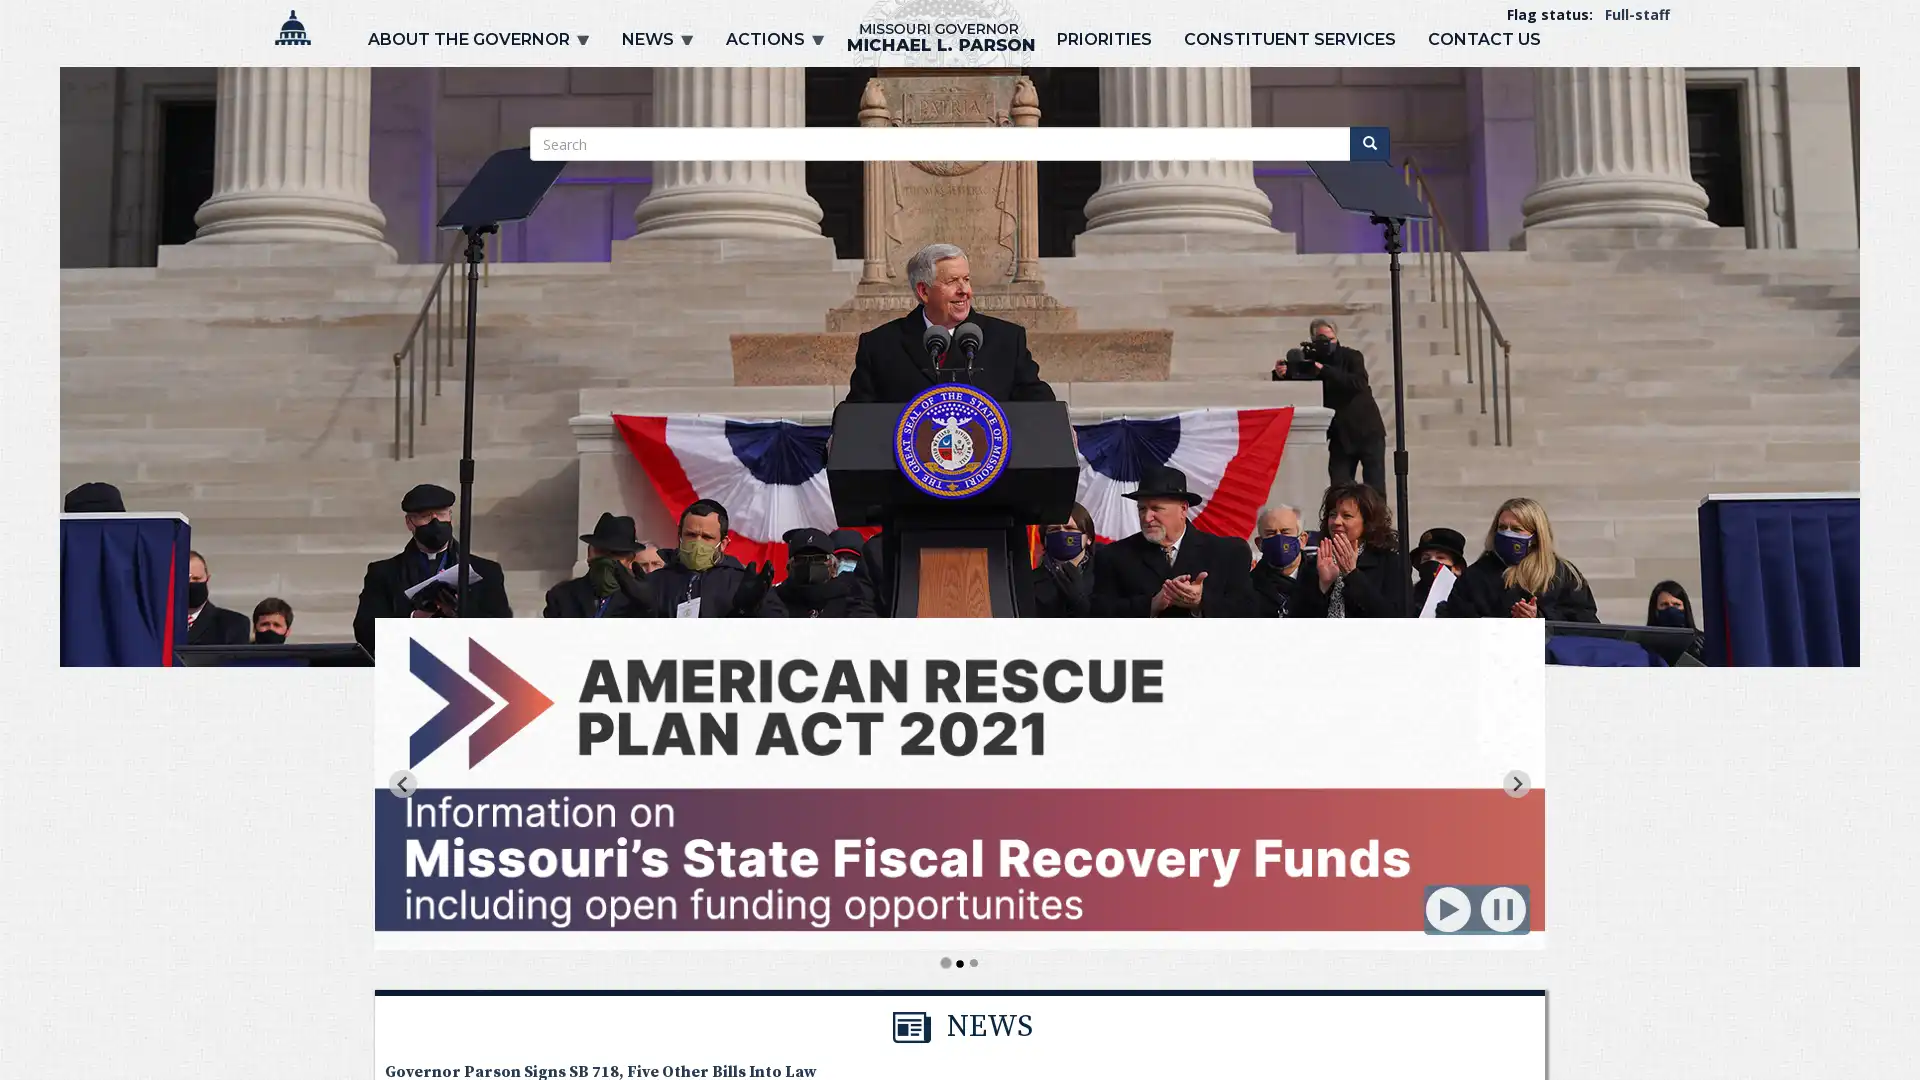 The height and width of the screenshot is (1080, 1920). What do you see at coordinates (402, 782) in the screenshot?
I see `Go to last slide` at bounding box center [402, 782].